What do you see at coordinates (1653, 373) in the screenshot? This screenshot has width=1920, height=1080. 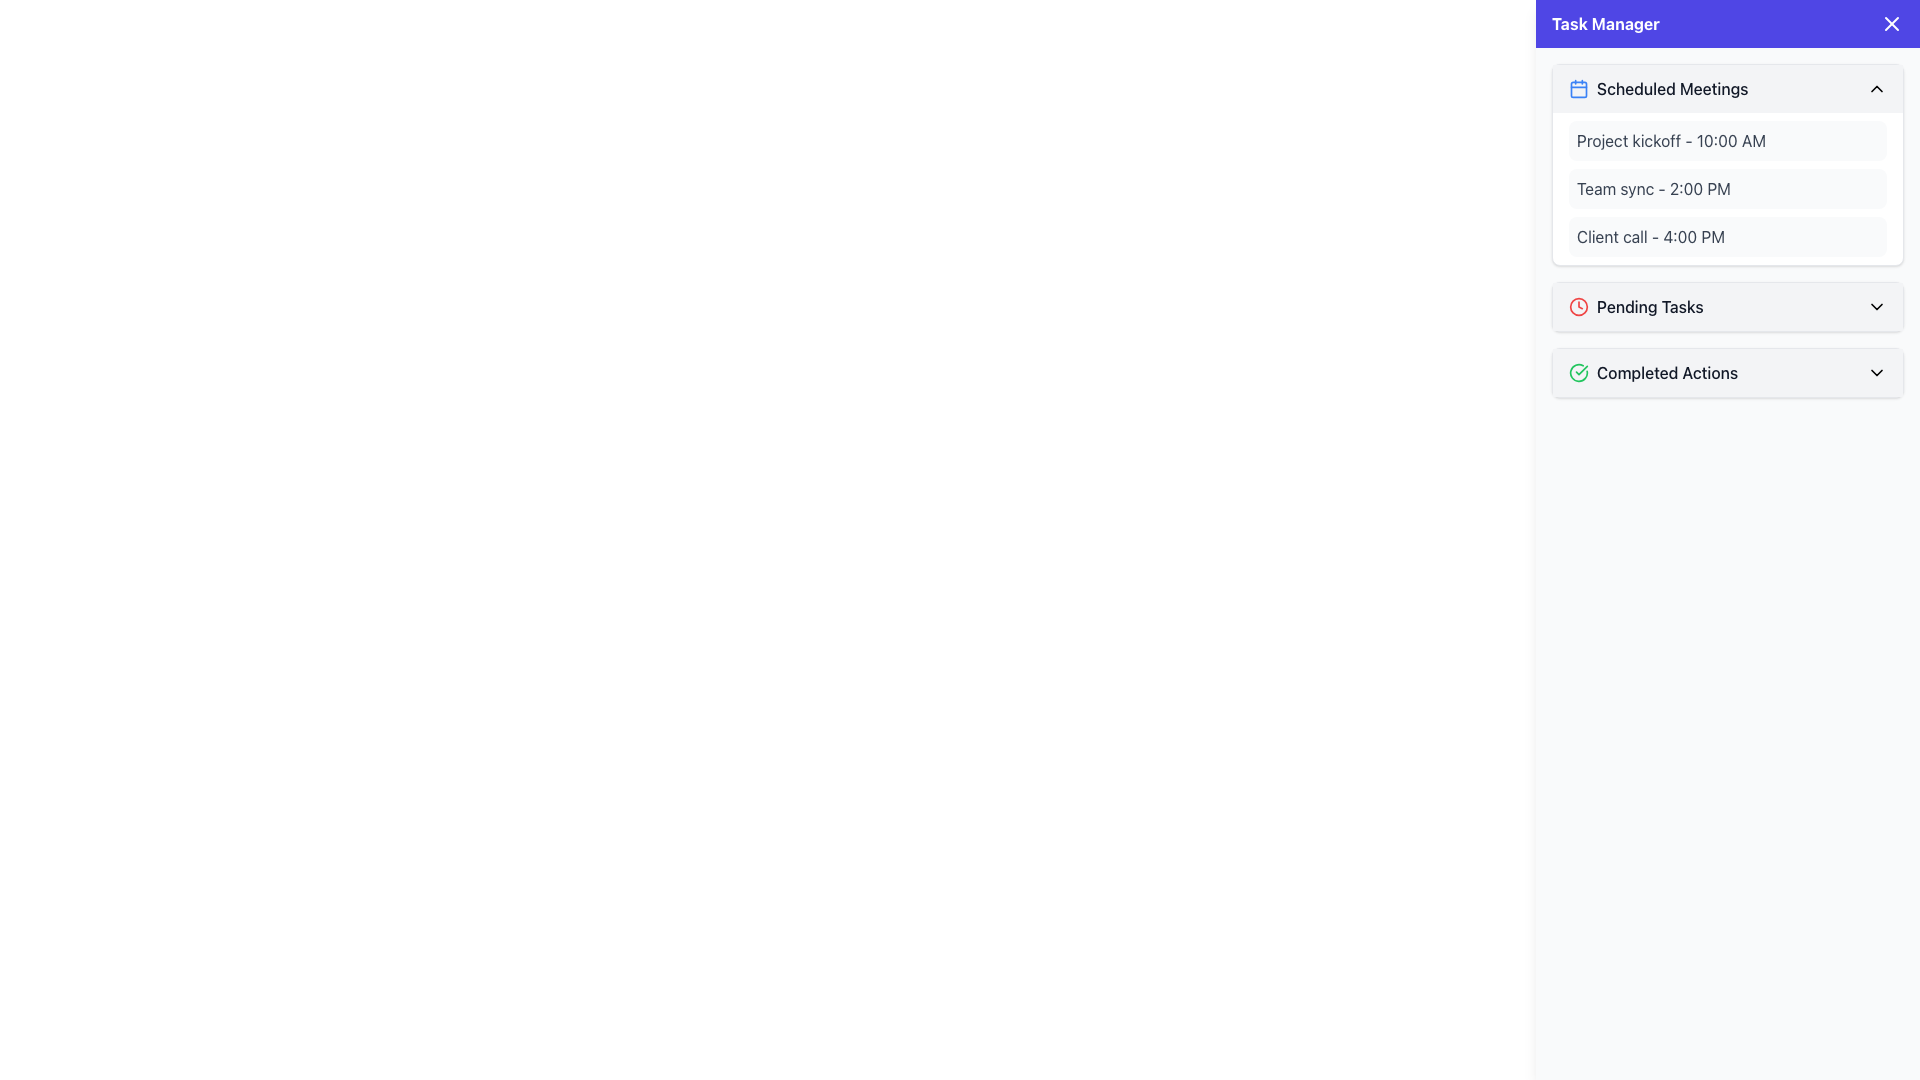 I see `the 'Completed Actions' label, which is a Composite element containing a green checkmark icon and the text label` at bounding box center [1653, 373].